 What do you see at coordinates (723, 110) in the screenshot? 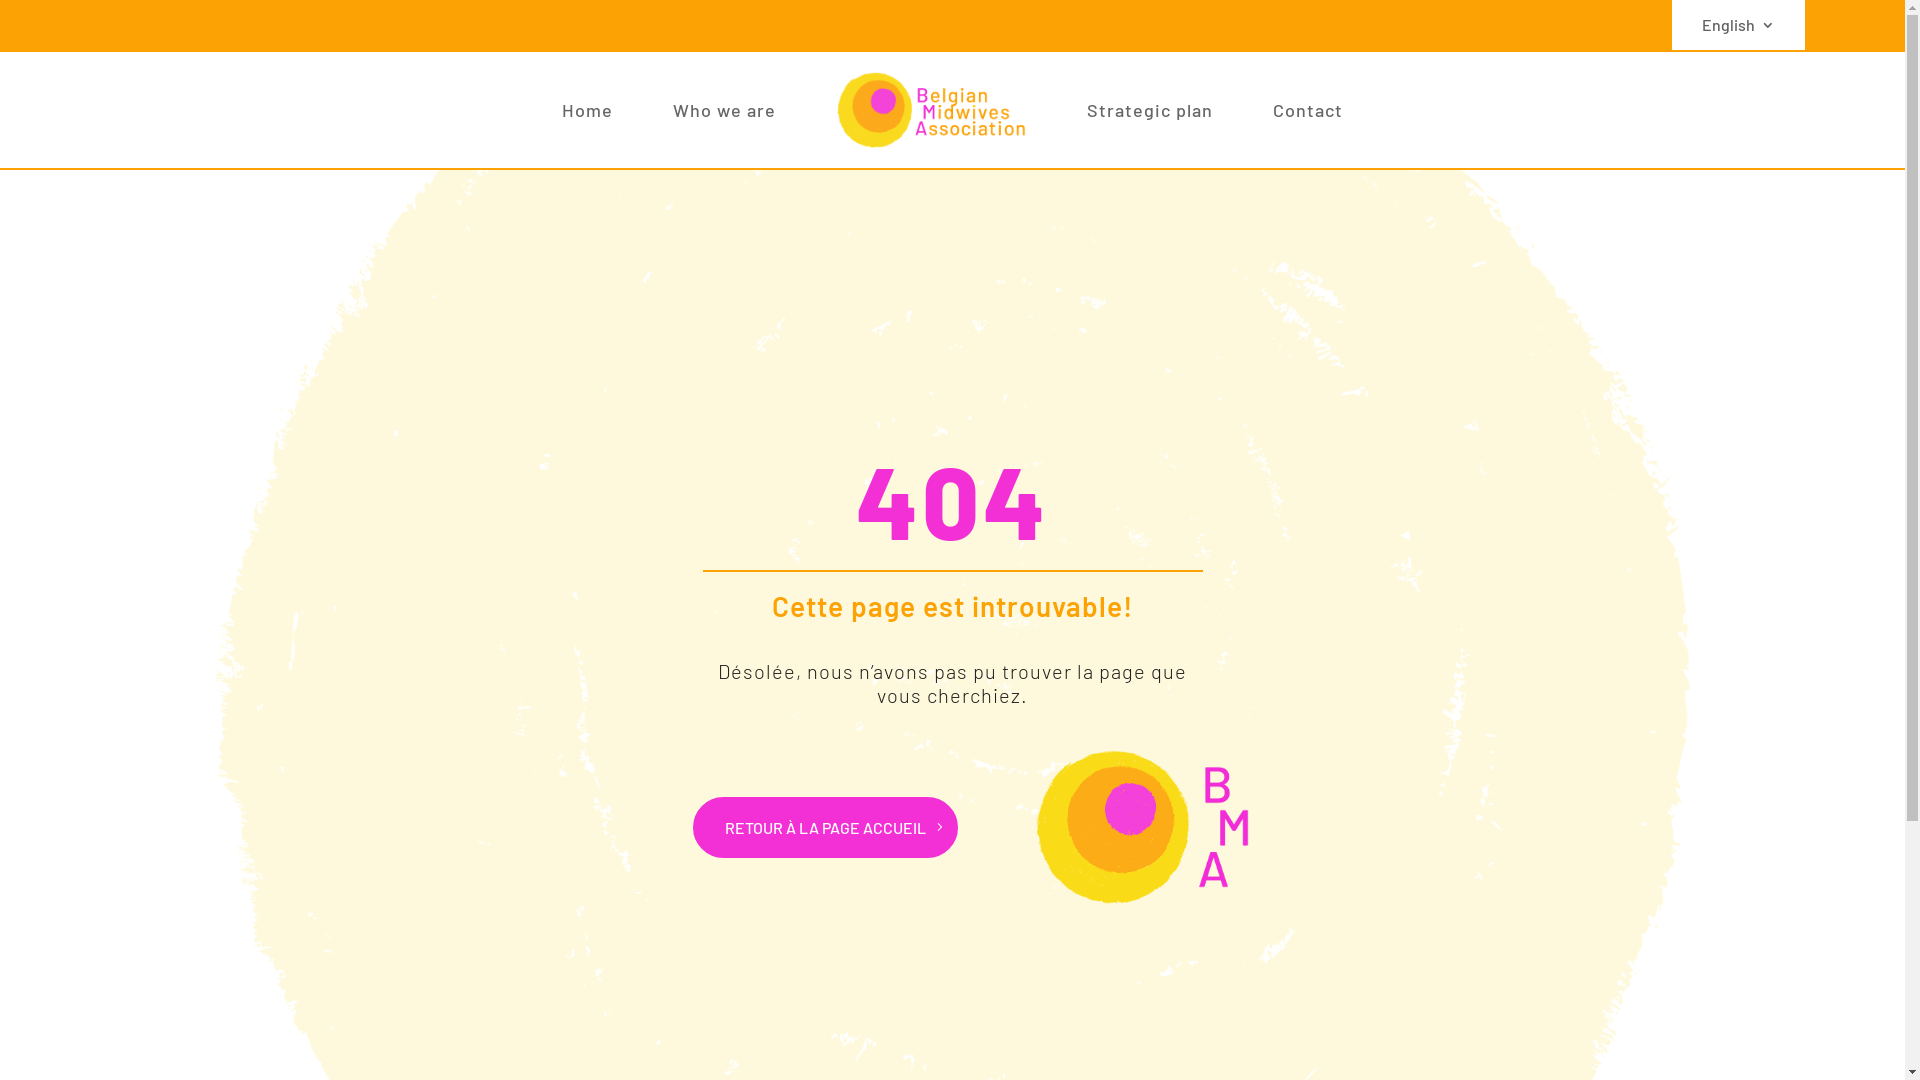
I see `'Who we are'` at bounding box center [723, 110].